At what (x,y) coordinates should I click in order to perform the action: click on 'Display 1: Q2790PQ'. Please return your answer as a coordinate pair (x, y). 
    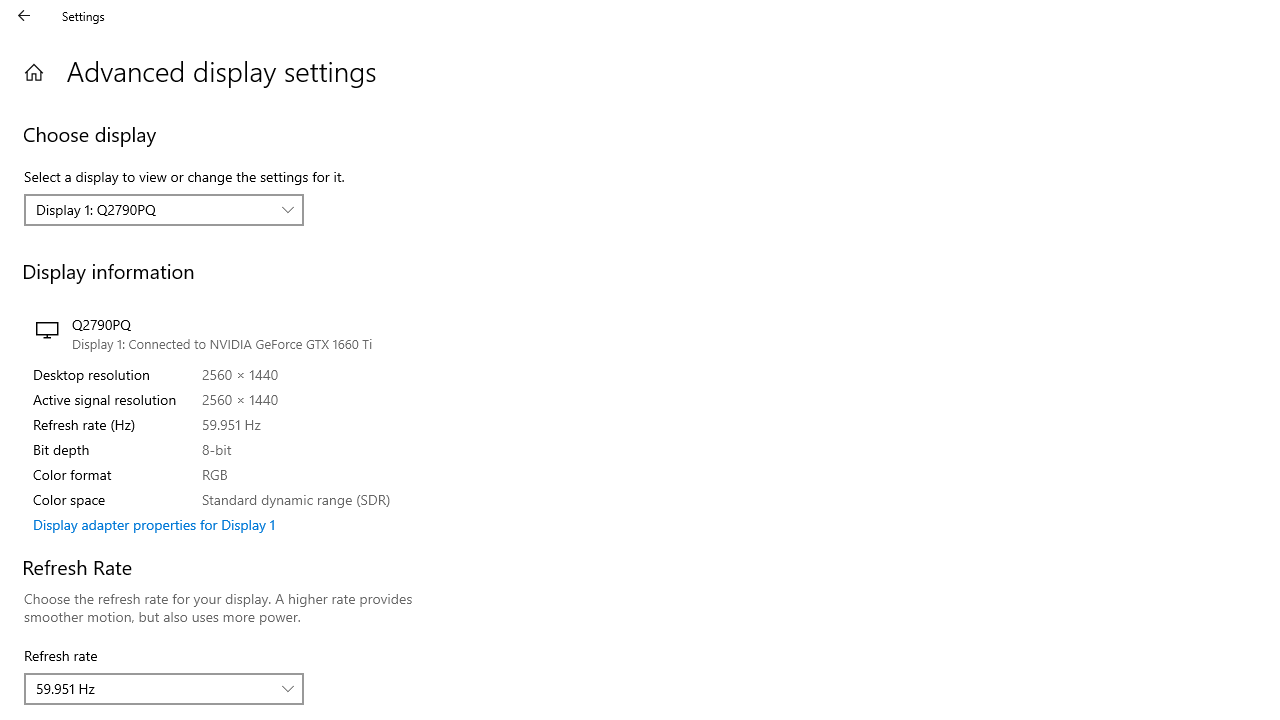
    Looking at the image, I should click on (152, 209).